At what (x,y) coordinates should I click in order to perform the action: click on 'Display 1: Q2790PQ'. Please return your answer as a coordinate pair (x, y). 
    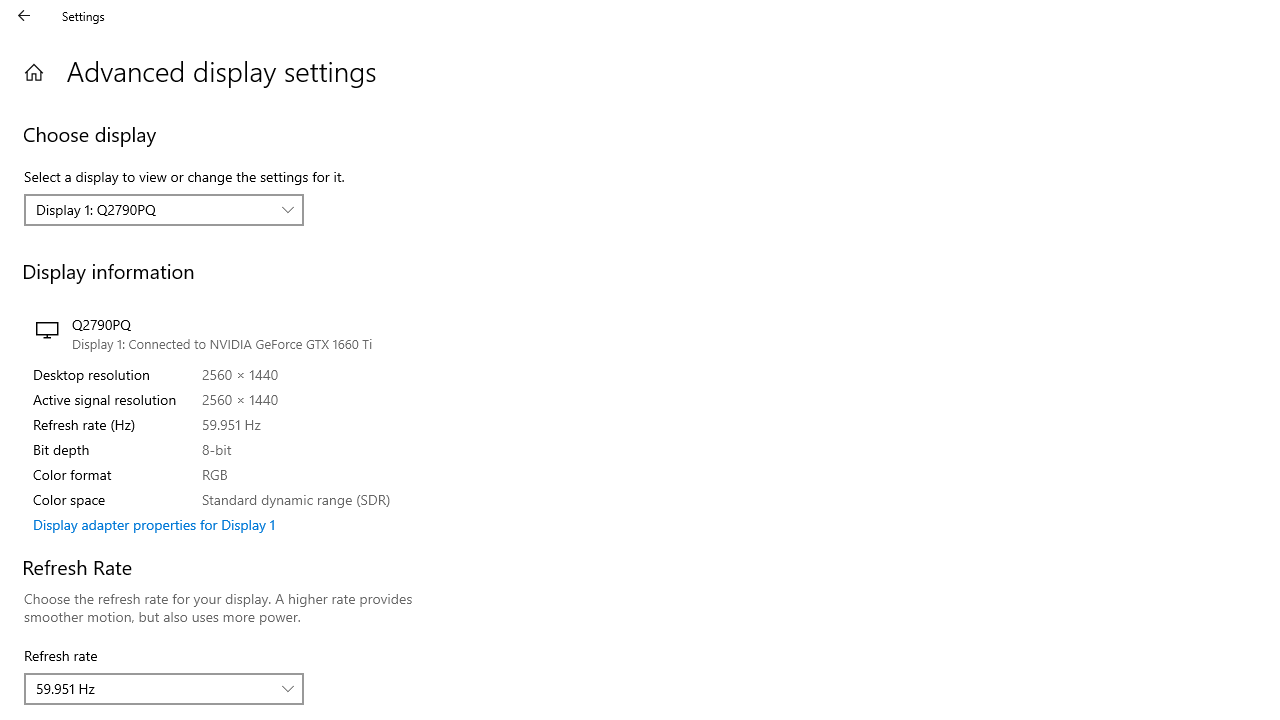
    Looking at the image, I should click on (152, 209).